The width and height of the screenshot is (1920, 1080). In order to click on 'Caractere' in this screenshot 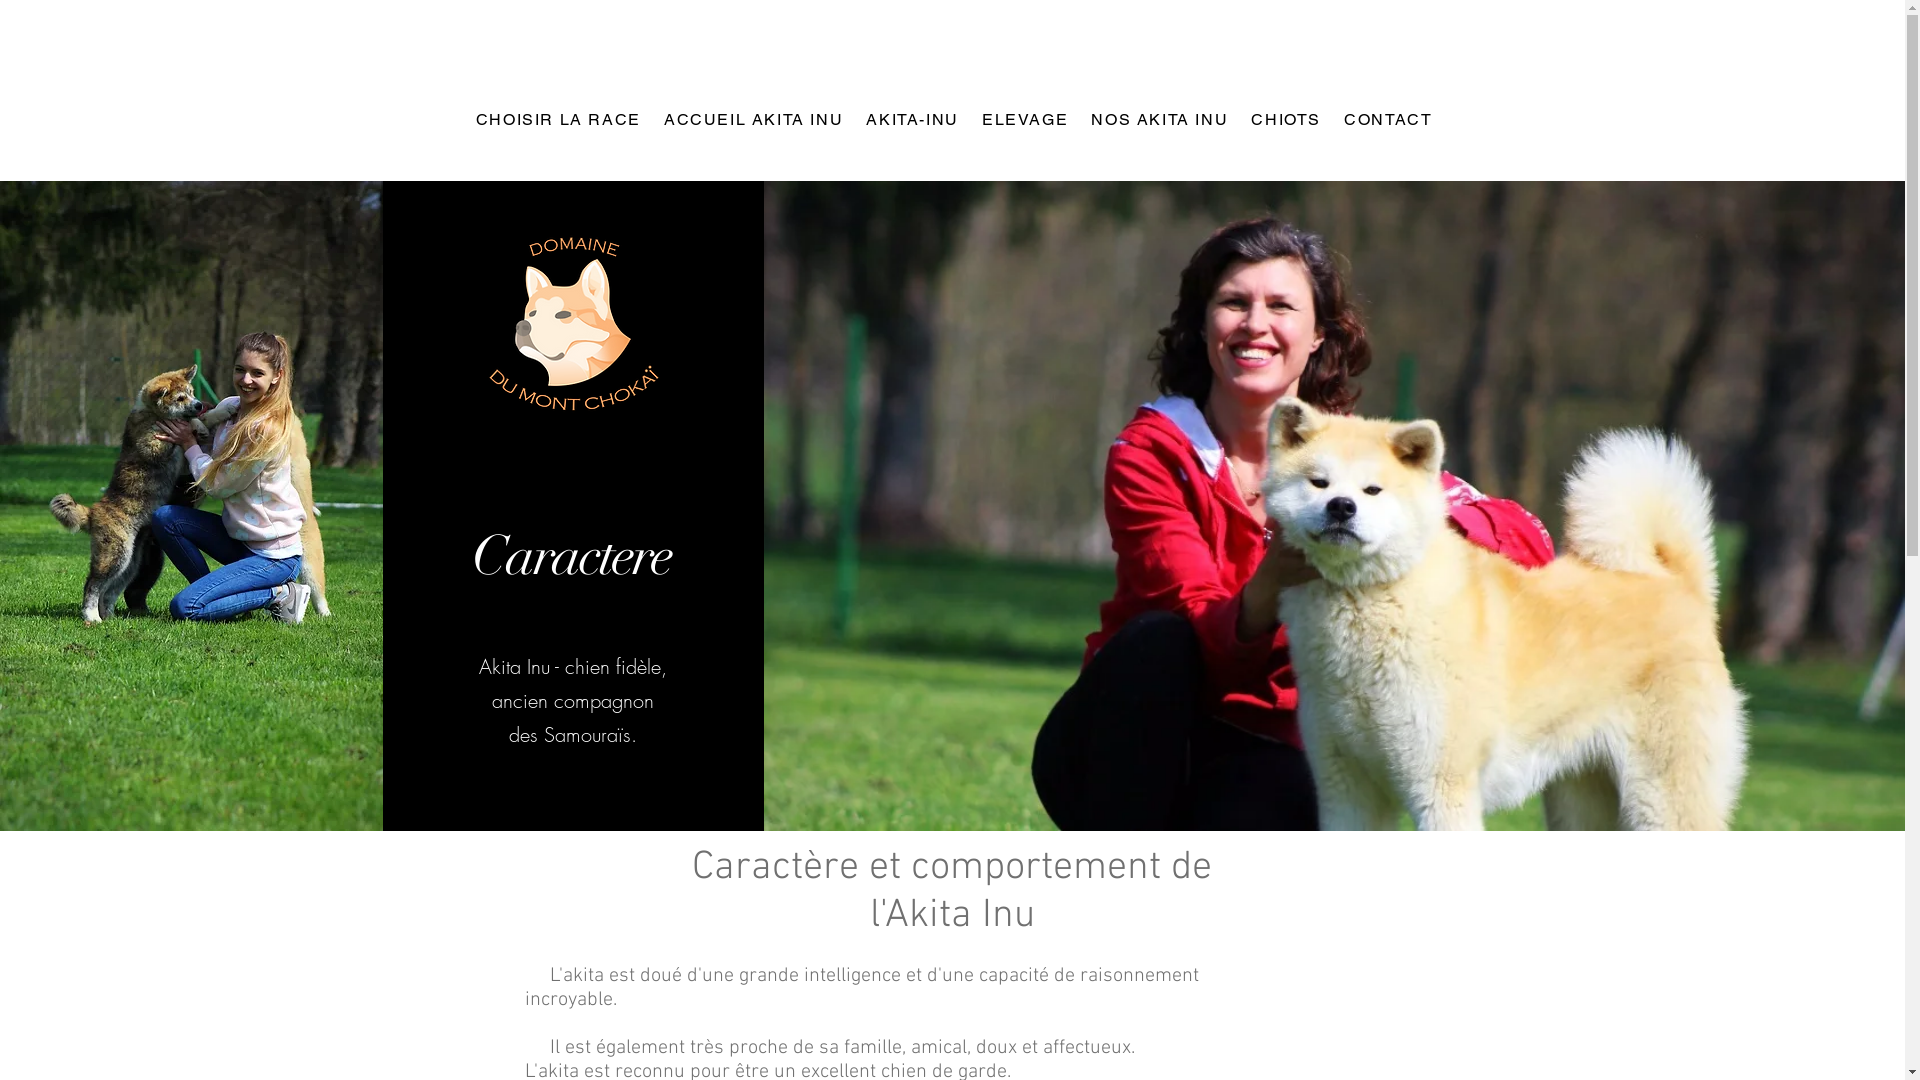, I will do `click(570, 555)`.